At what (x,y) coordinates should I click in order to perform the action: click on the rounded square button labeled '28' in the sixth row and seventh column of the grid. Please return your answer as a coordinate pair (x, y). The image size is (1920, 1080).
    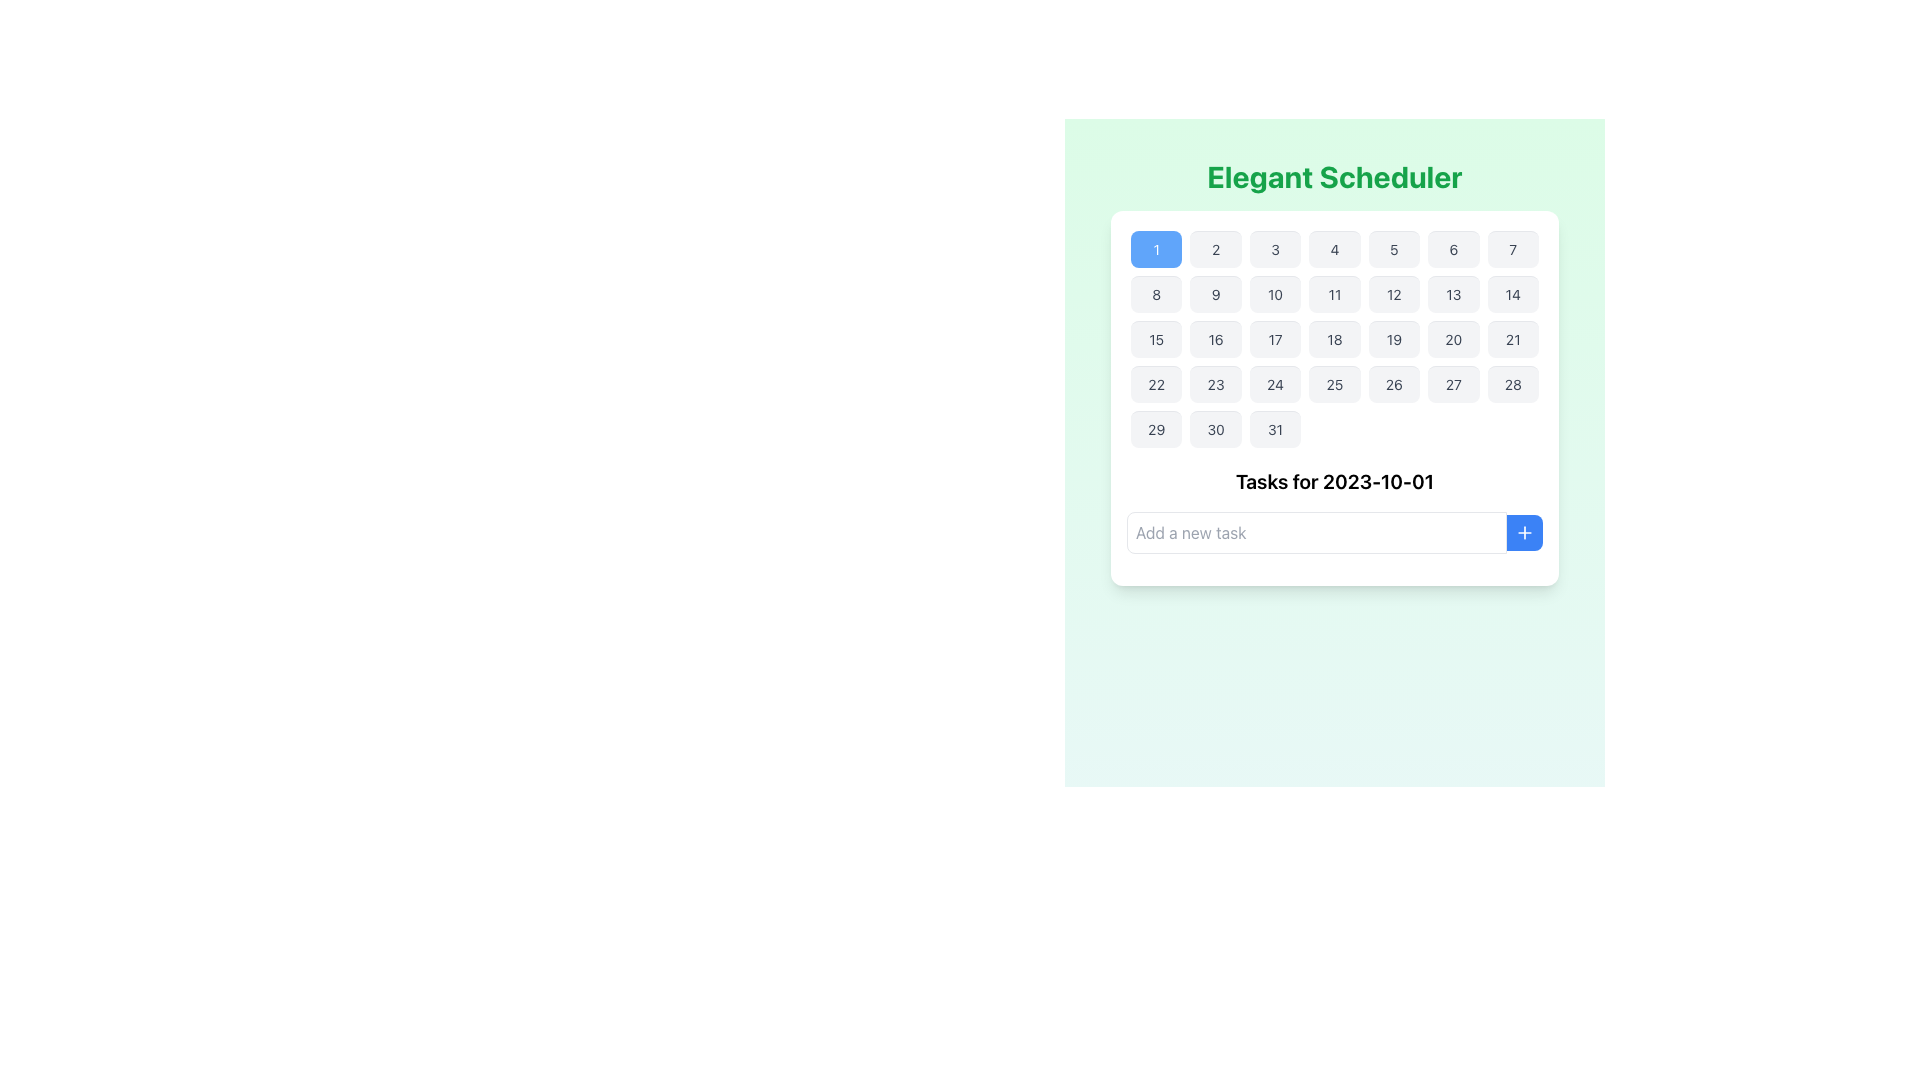
    Looking at the image, I should click on (1513, 384).